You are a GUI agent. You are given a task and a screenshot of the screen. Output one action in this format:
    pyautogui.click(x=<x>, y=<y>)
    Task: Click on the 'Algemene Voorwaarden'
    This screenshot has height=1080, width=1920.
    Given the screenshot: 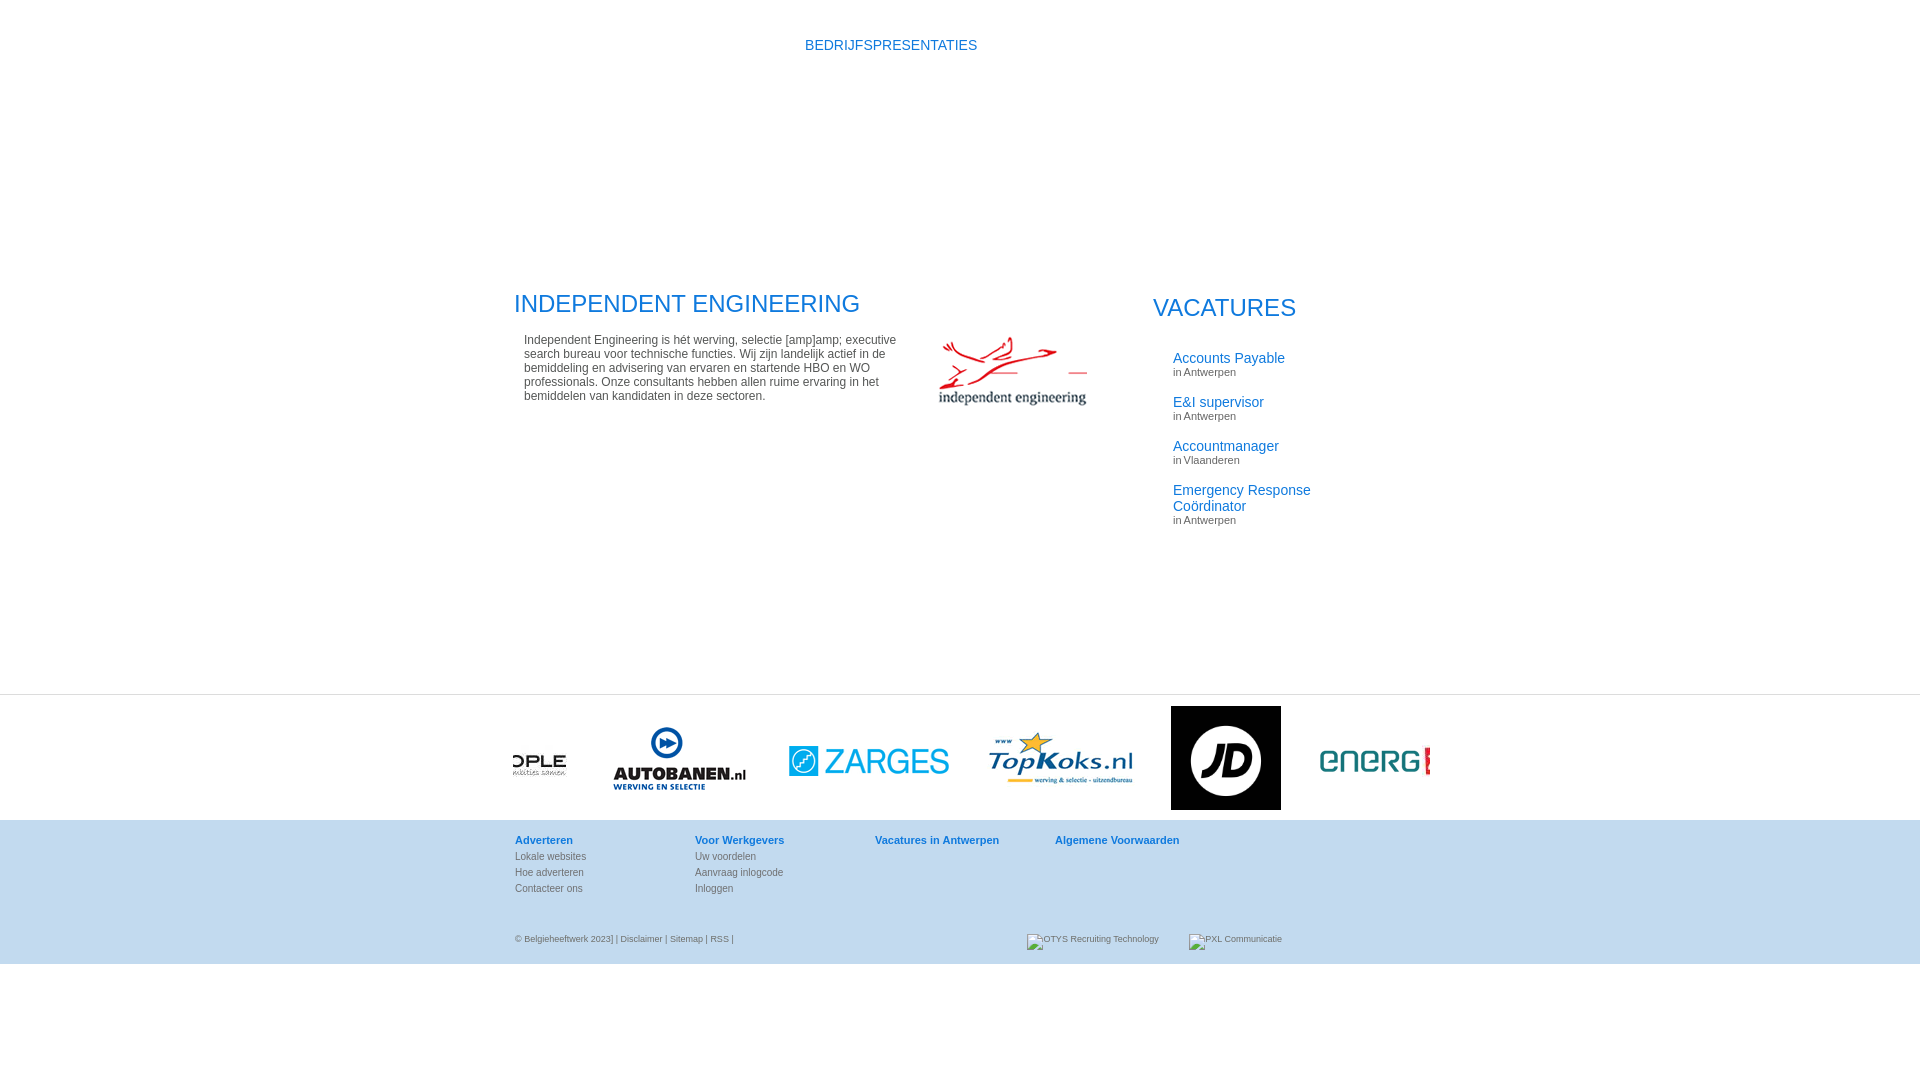 What is the action you would take?
    pyautogui.click(x=1132, y=840)
    